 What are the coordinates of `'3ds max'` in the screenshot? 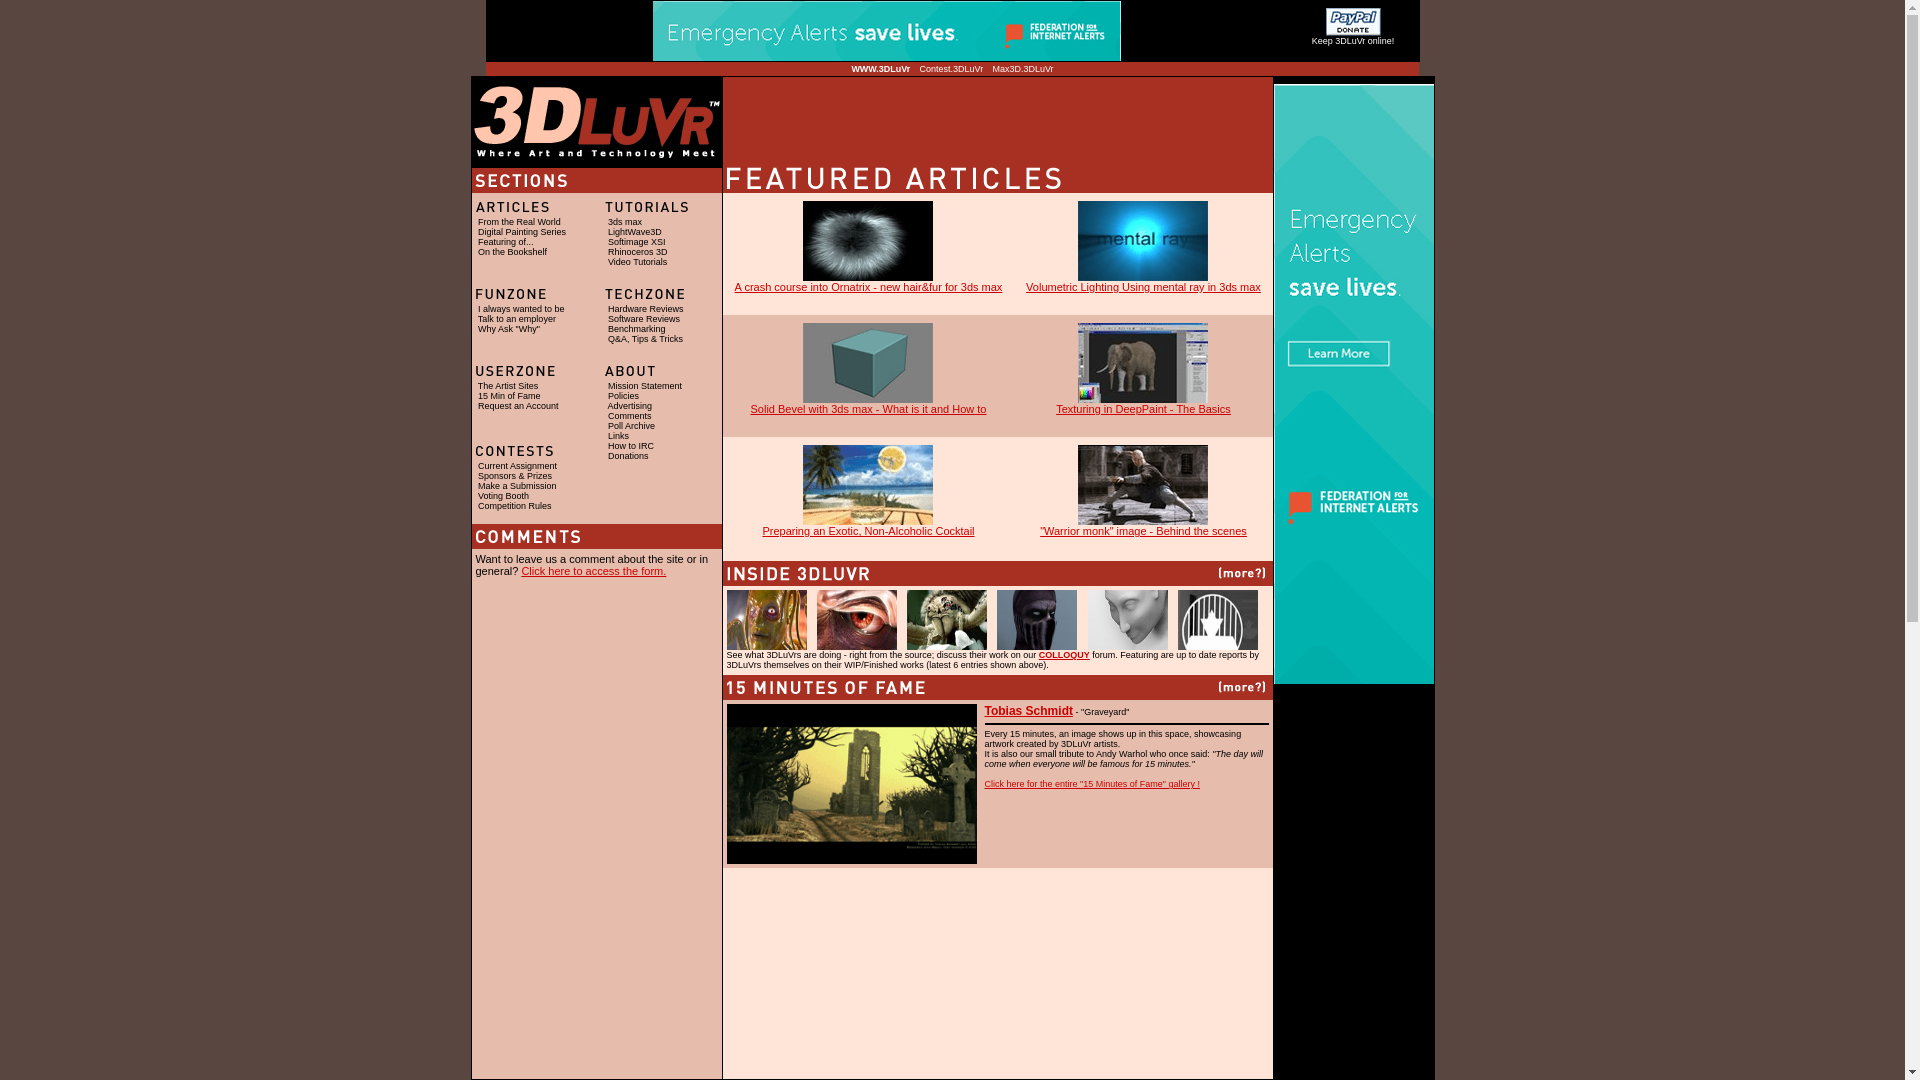 It's located at (623, 222).